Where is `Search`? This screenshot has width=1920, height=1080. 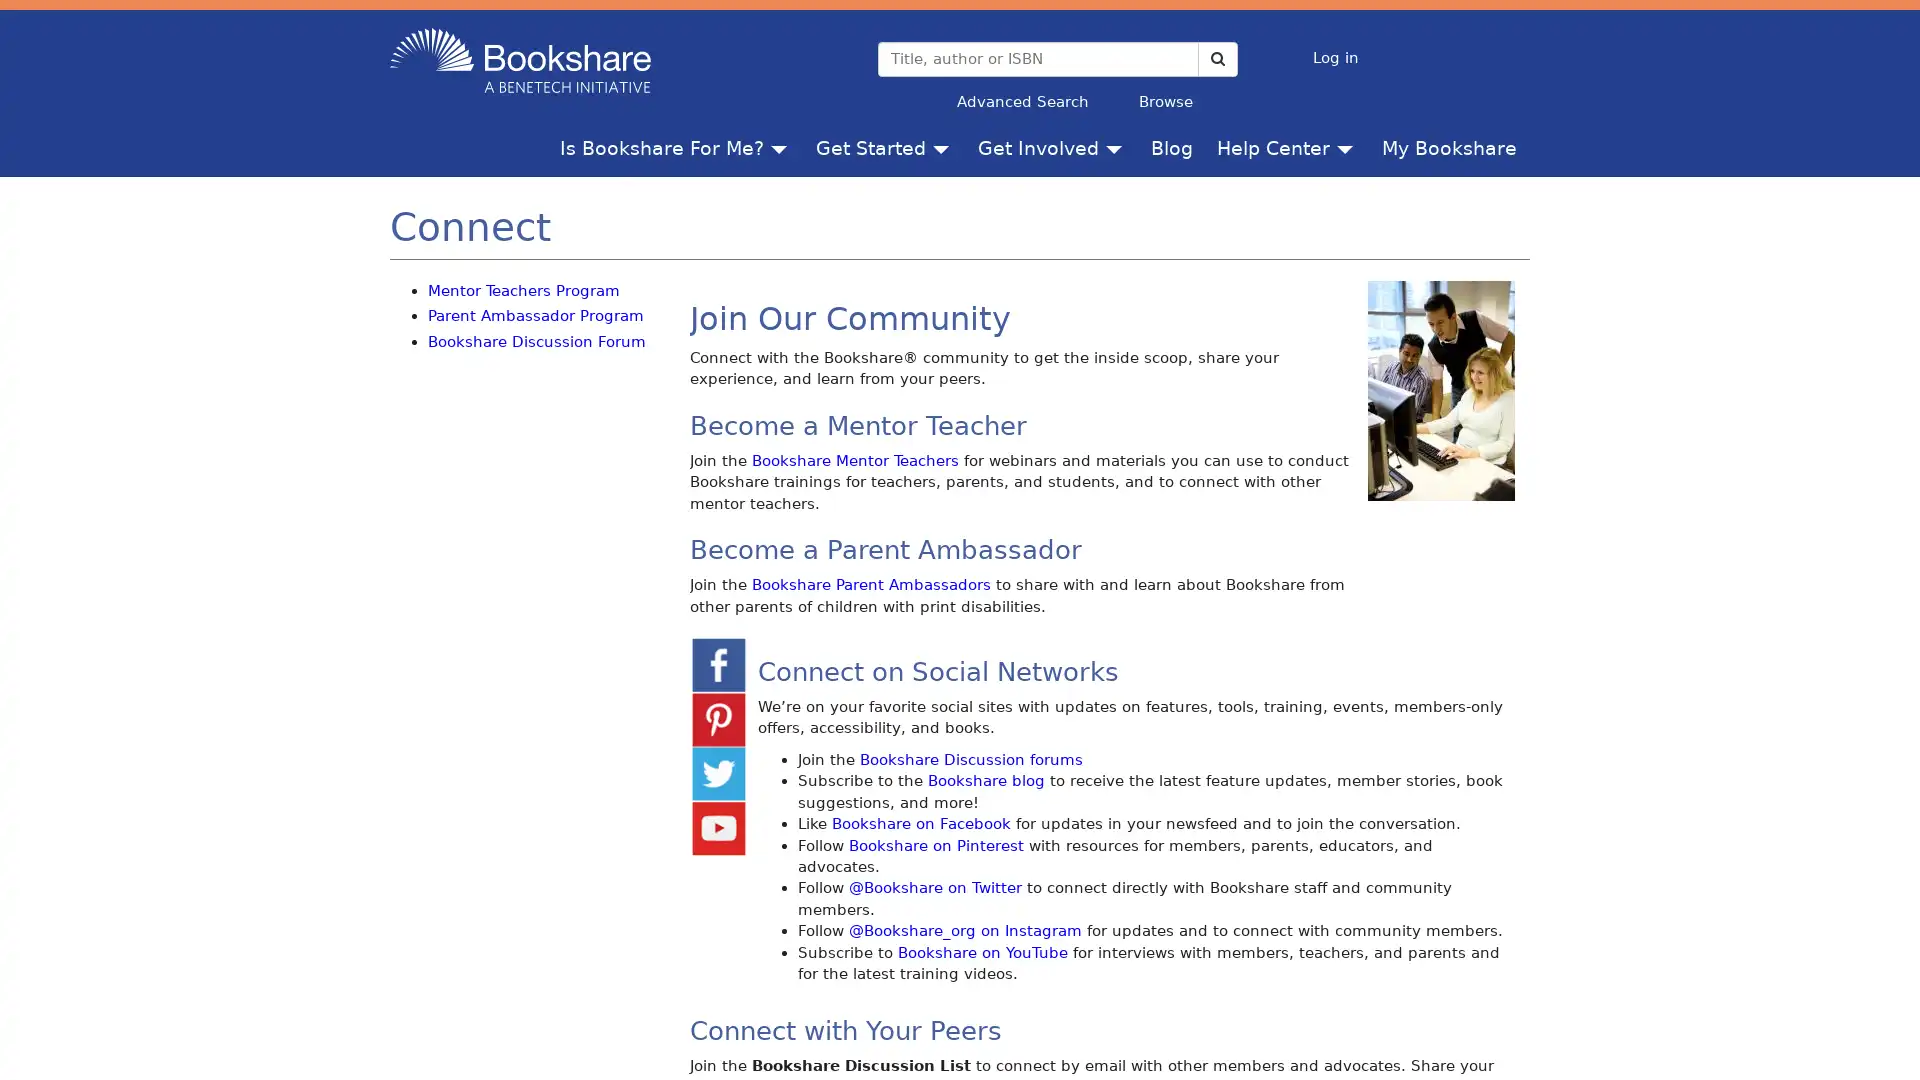 Search is located at coordinates (1216, 57).